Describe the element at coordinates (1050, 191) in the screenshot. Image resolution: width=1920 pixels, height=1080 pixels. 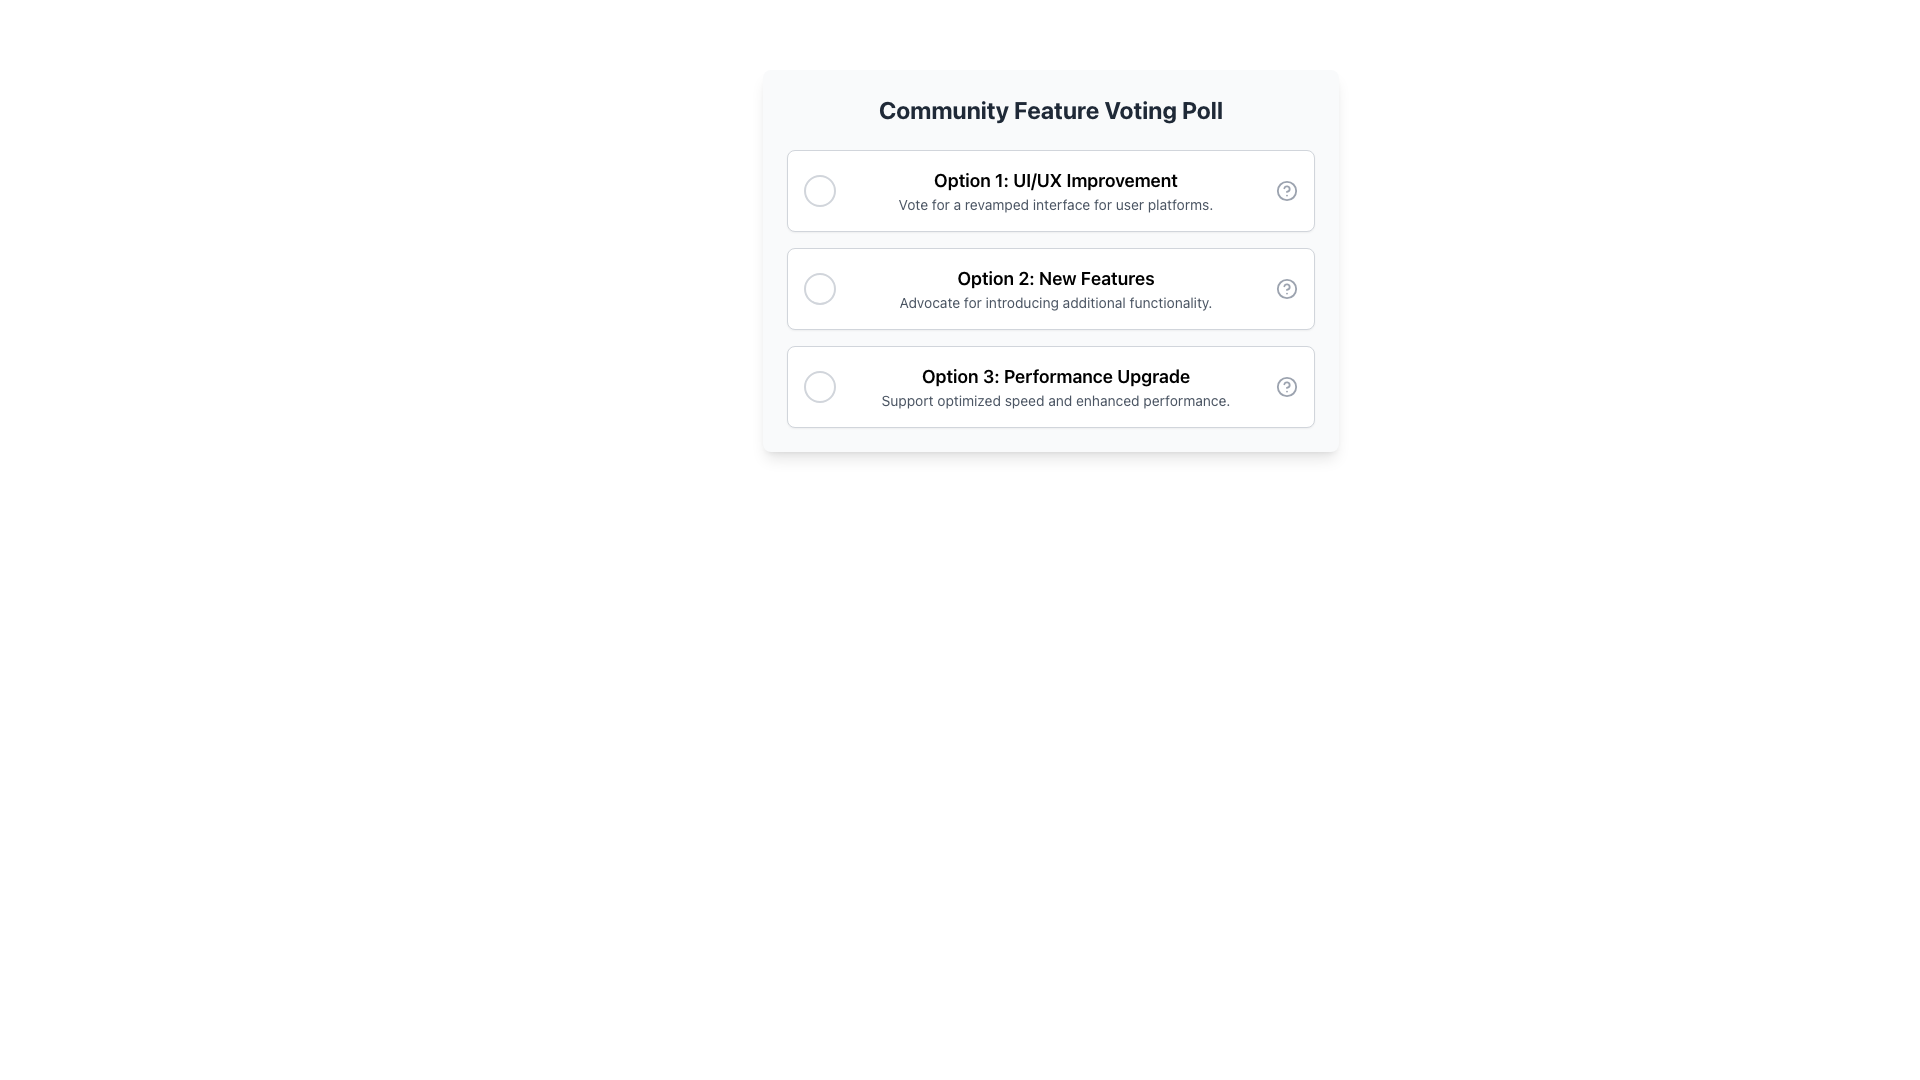
I see `the first selectable option for the voting poll, which includes the radio button and the text 'Option 1: UI/UX Improvement'` at that location.